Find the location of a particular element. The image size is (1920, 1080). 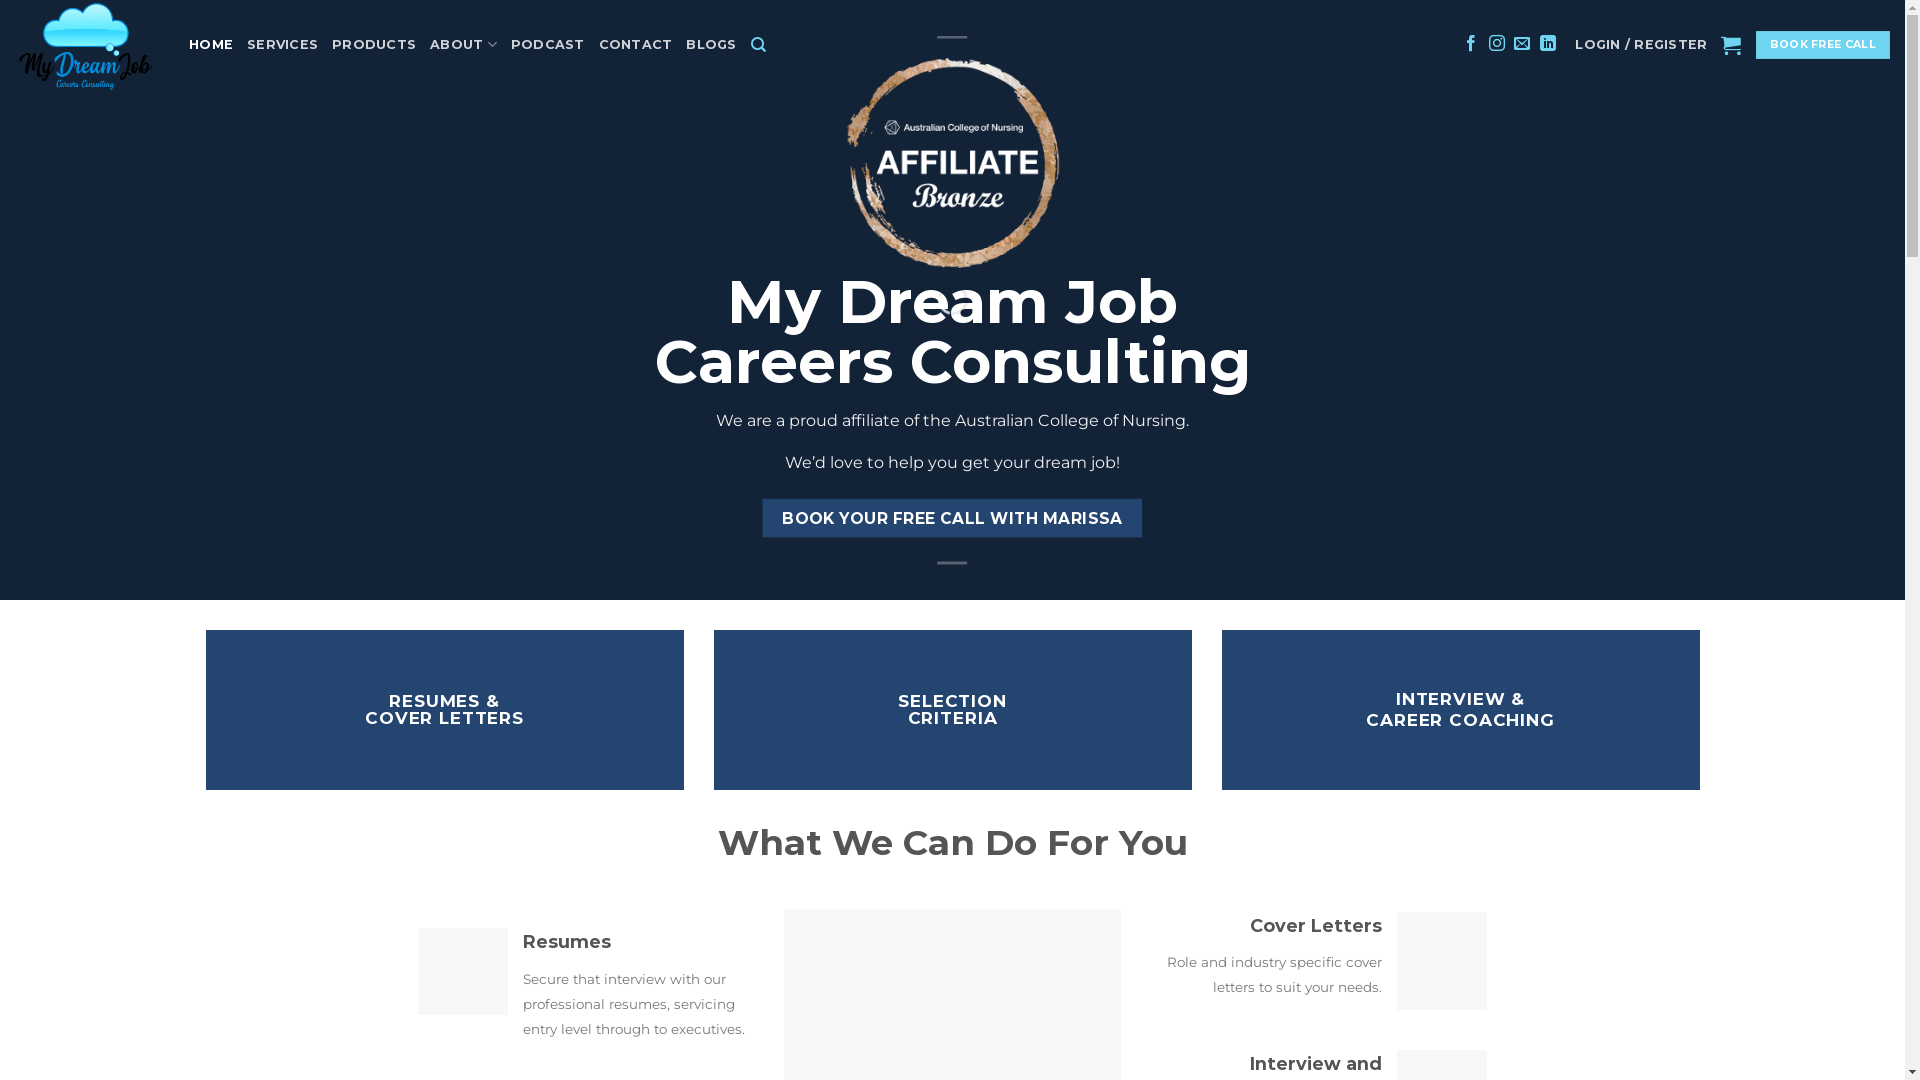

'HOME' is located at coordinates (211, 45).